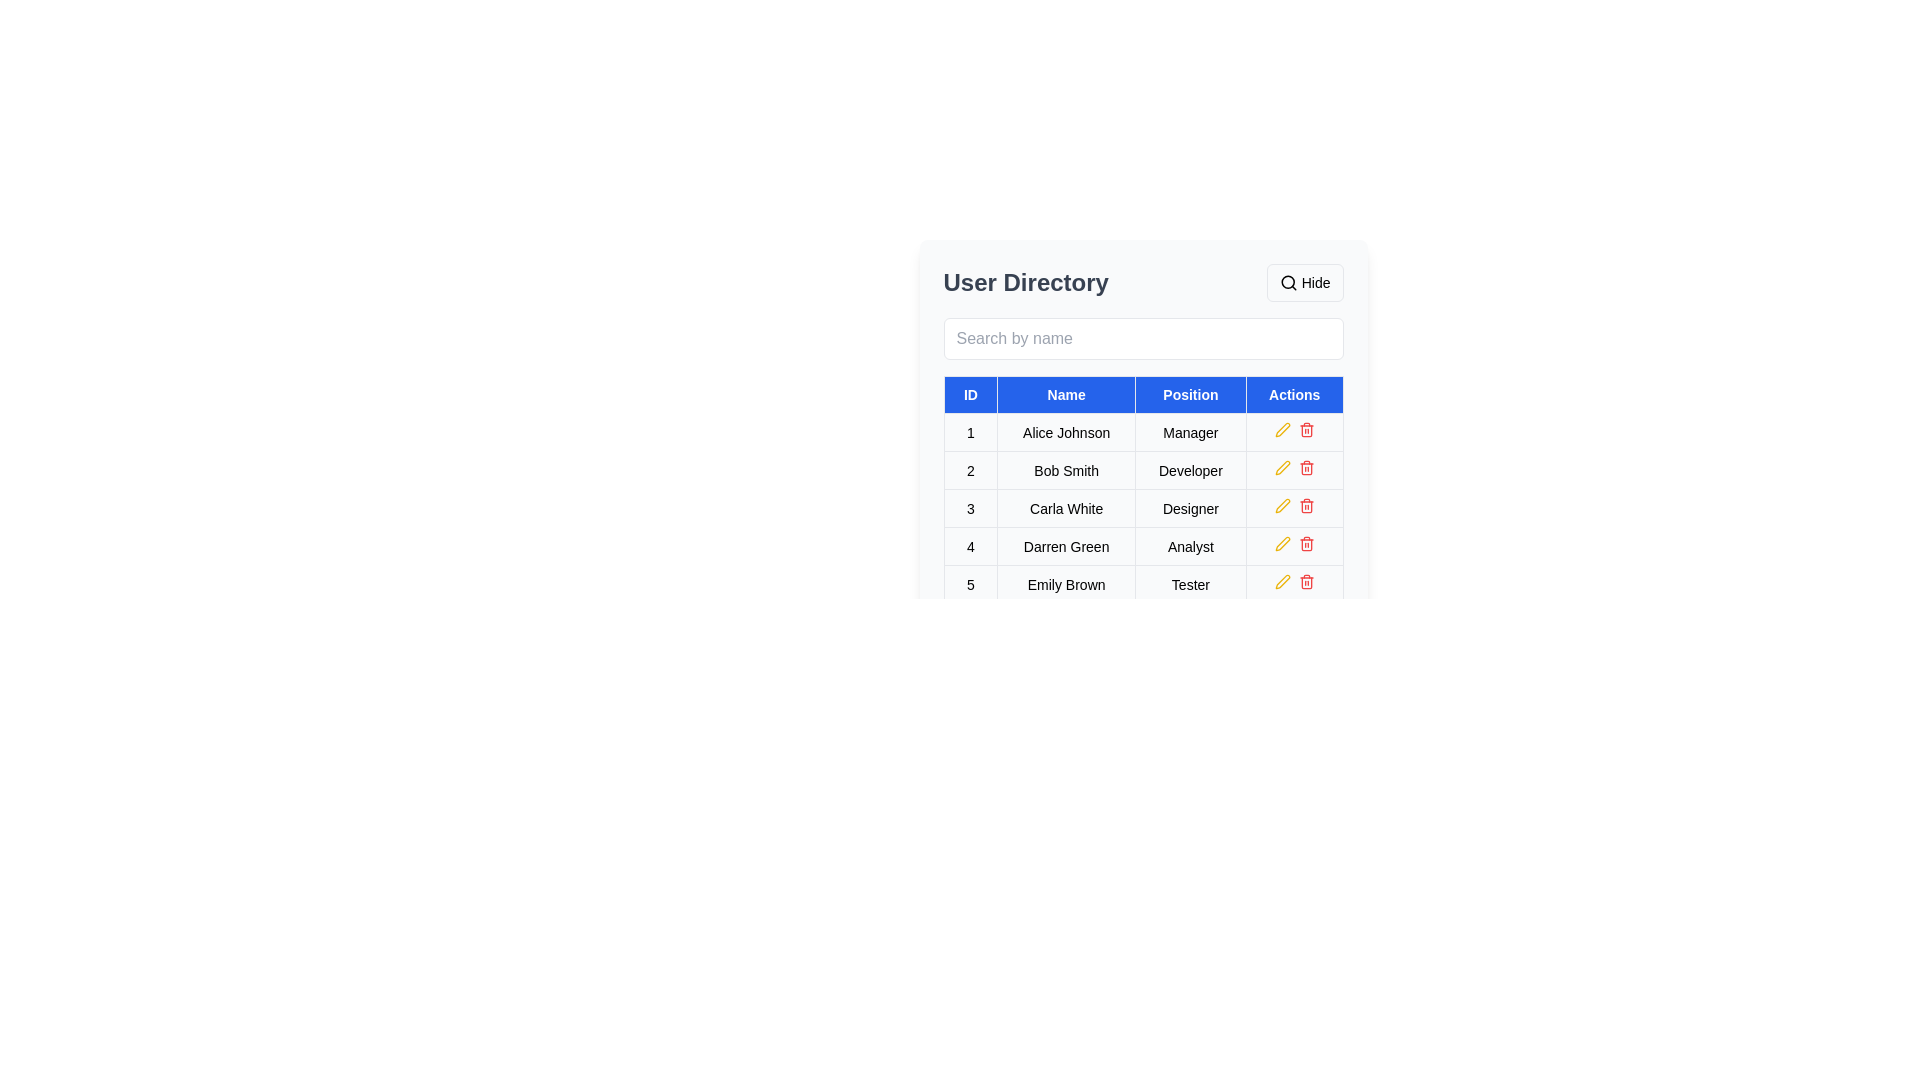  What do you see at coordinates (1065, 431) in the screenshot?
I see `the text label displaying 'Alice Johnson' located in the second column of the first data row under the 'Name' header` at bounding box center [1065, 431].